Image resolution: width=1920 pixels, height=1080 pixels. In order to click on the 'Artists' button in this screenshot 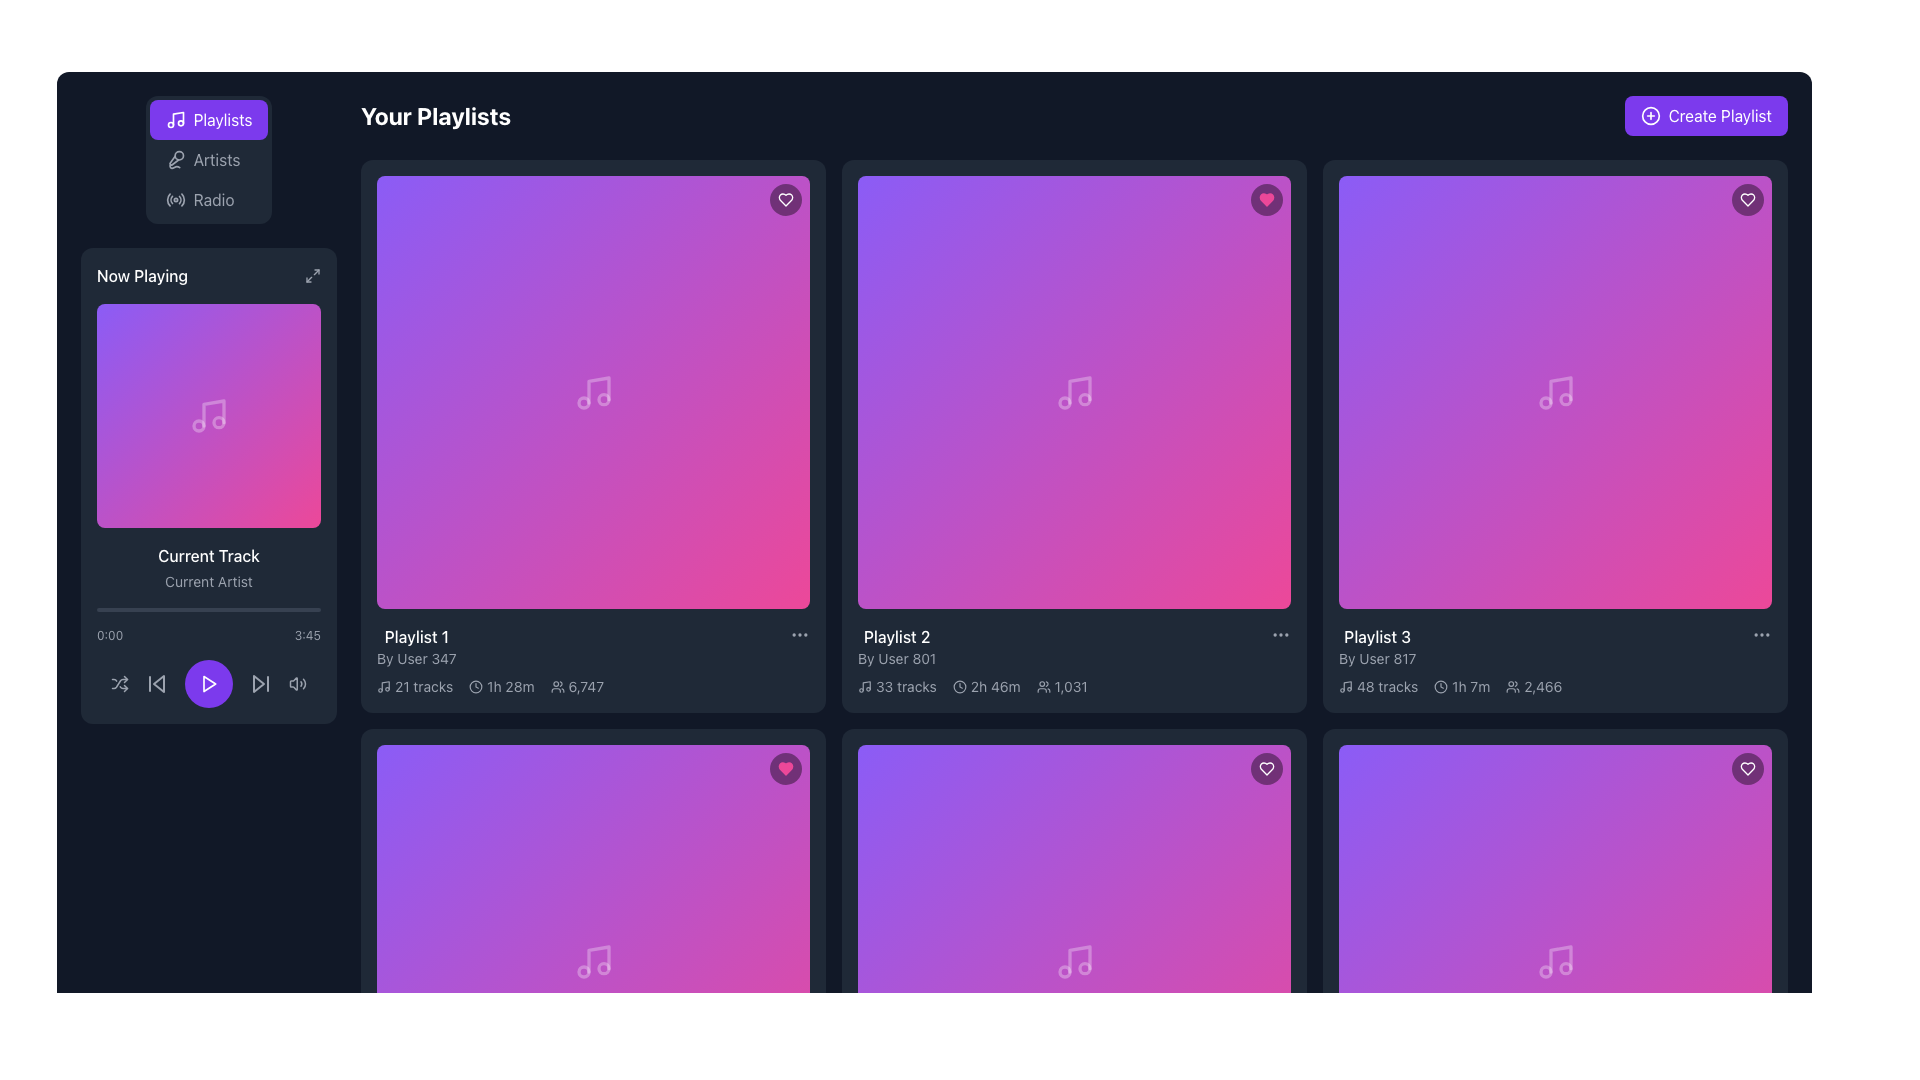, I will do `click(202, 158)`.